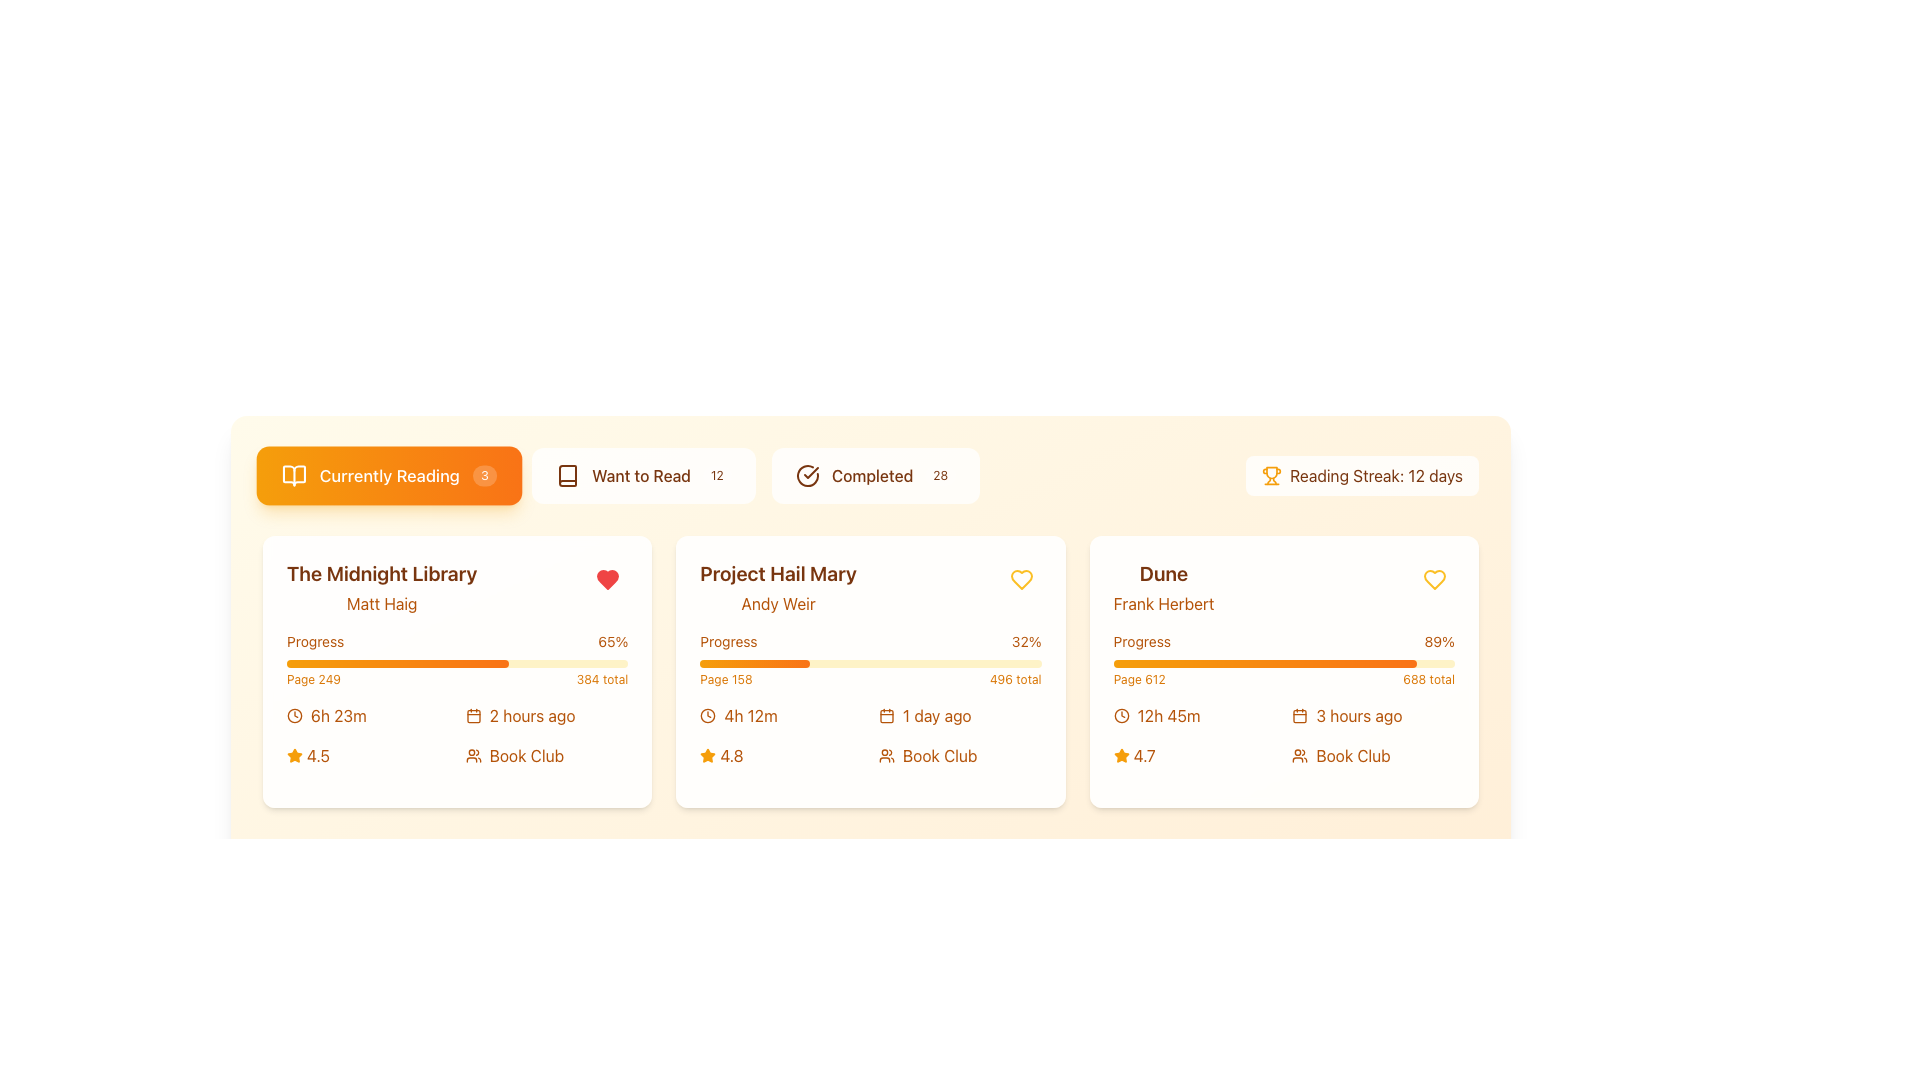 This screenshot has height=1080, width=1920. What do you see at coordinates (1372, 756) in the screenshot?
I see `the Label with an icon and text that signifies the association of the book with the 'Book Club' category, located at the bottom right of the third book entry in the grid layout` at bounding box center [1372, 756].